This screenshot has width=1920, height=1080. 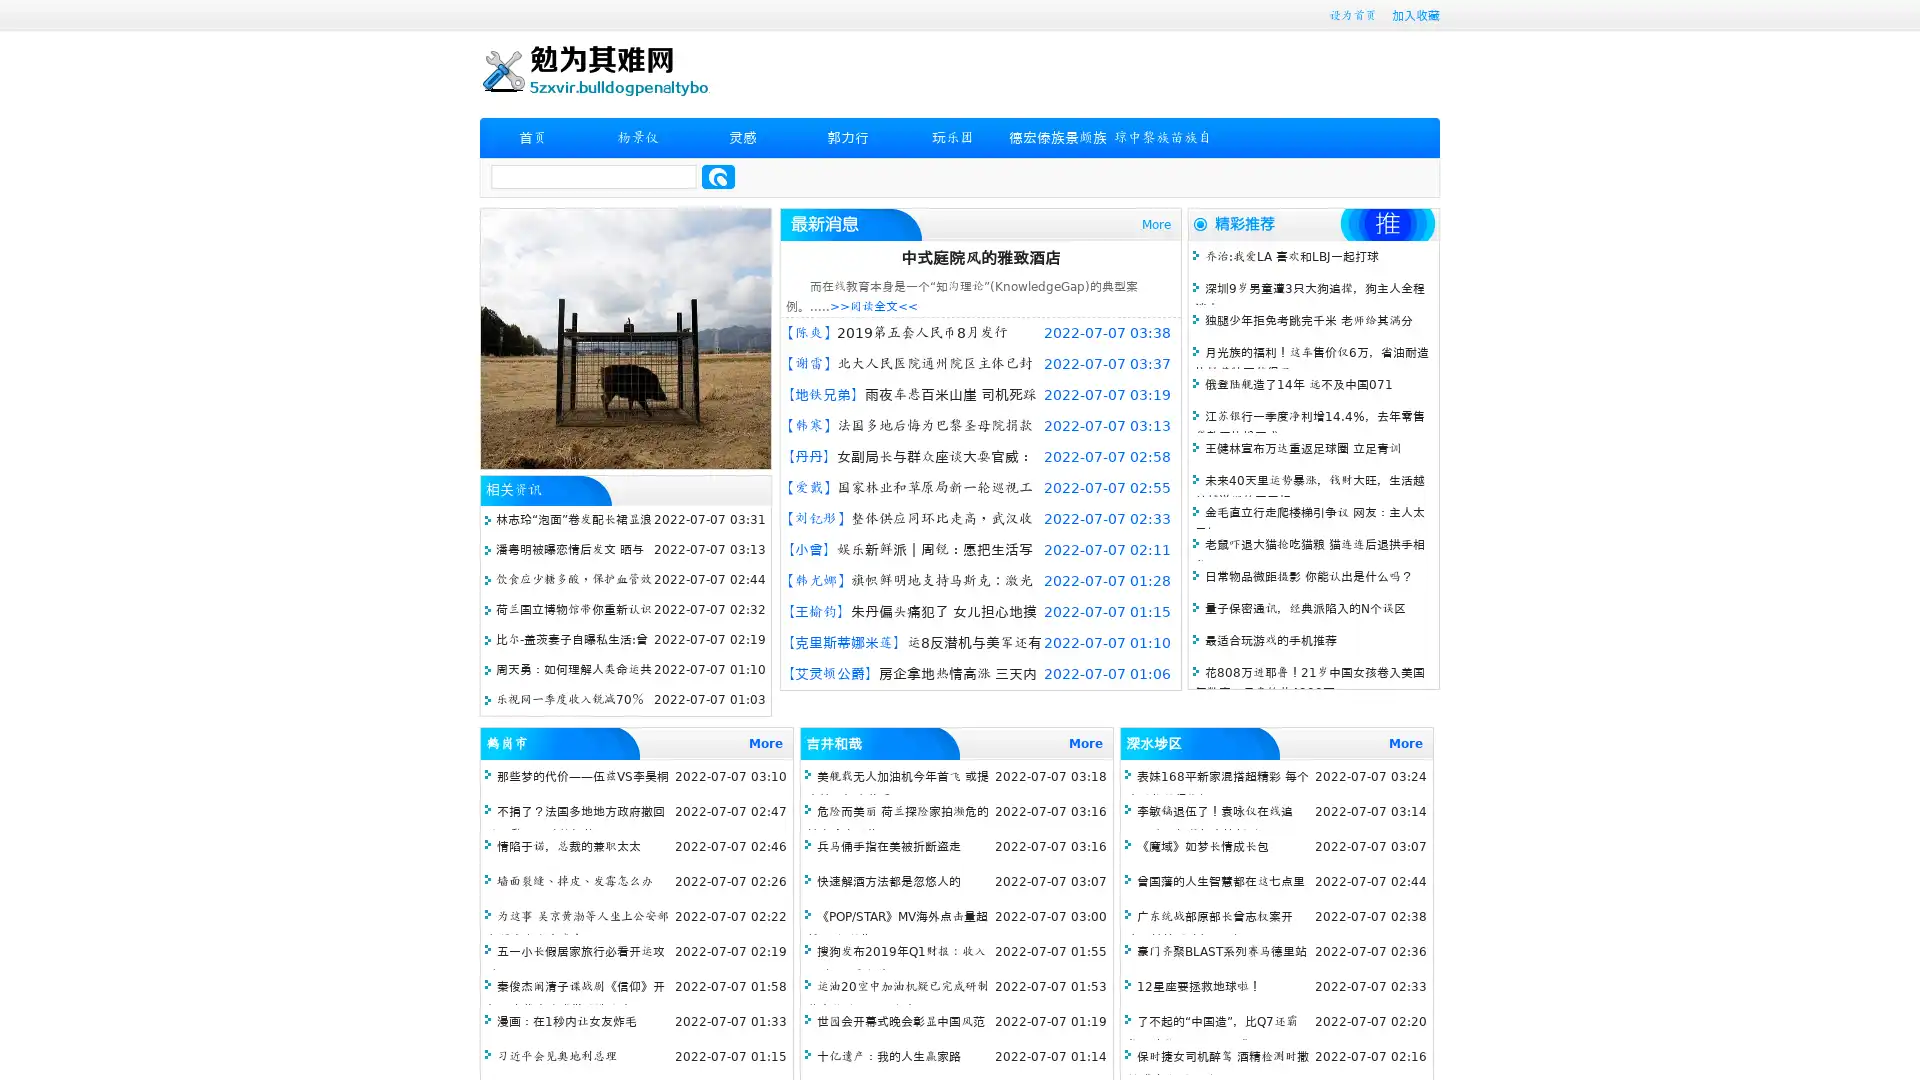 I want to click on Search, so click(x=718, y=176).